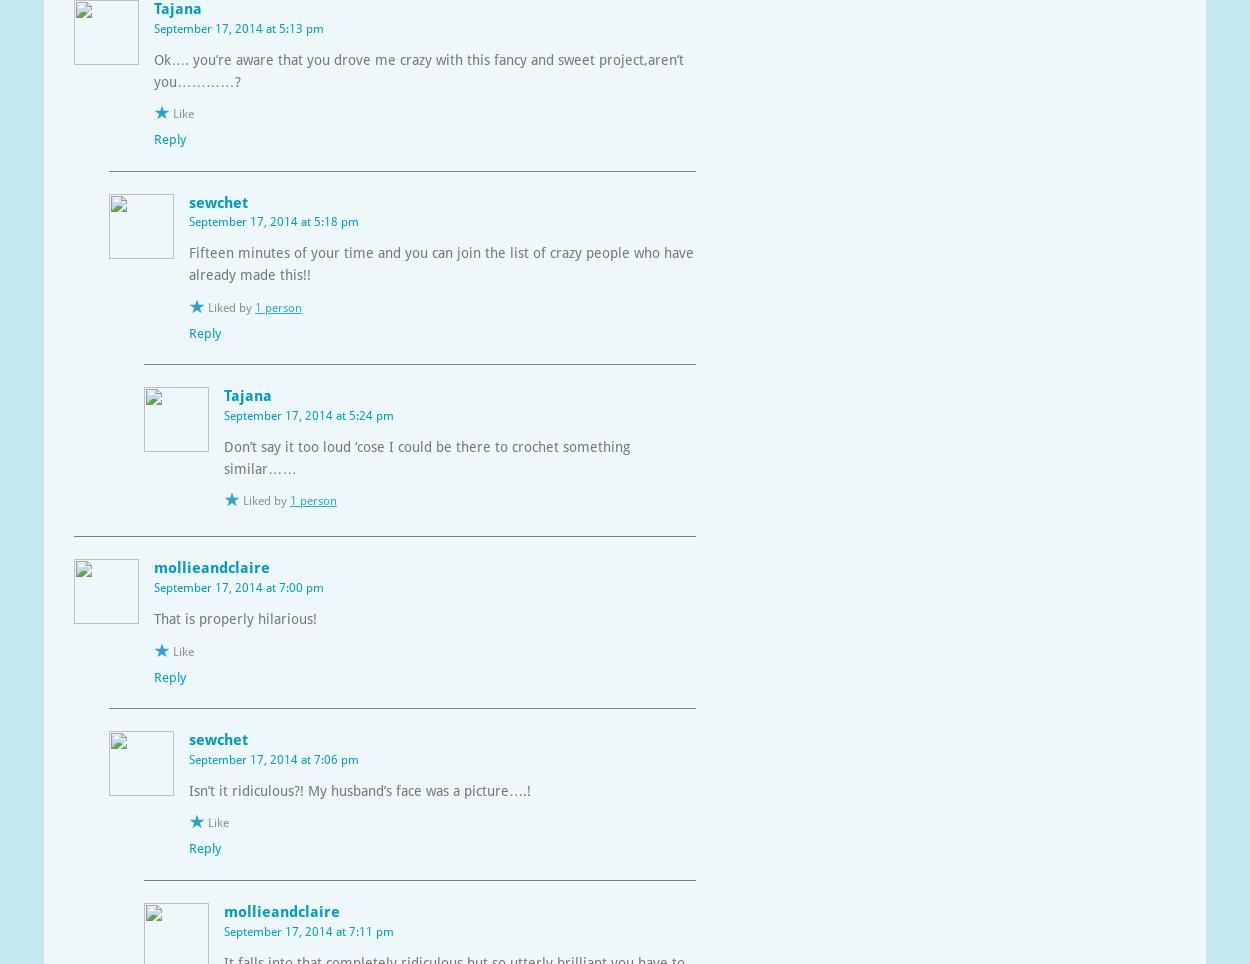 This screenshot has width=1250, height=964. Describe the element at coordinates (309, 931) in the screenshot. I see `'September 17, 2014 at 7:11 pm'` at that location.